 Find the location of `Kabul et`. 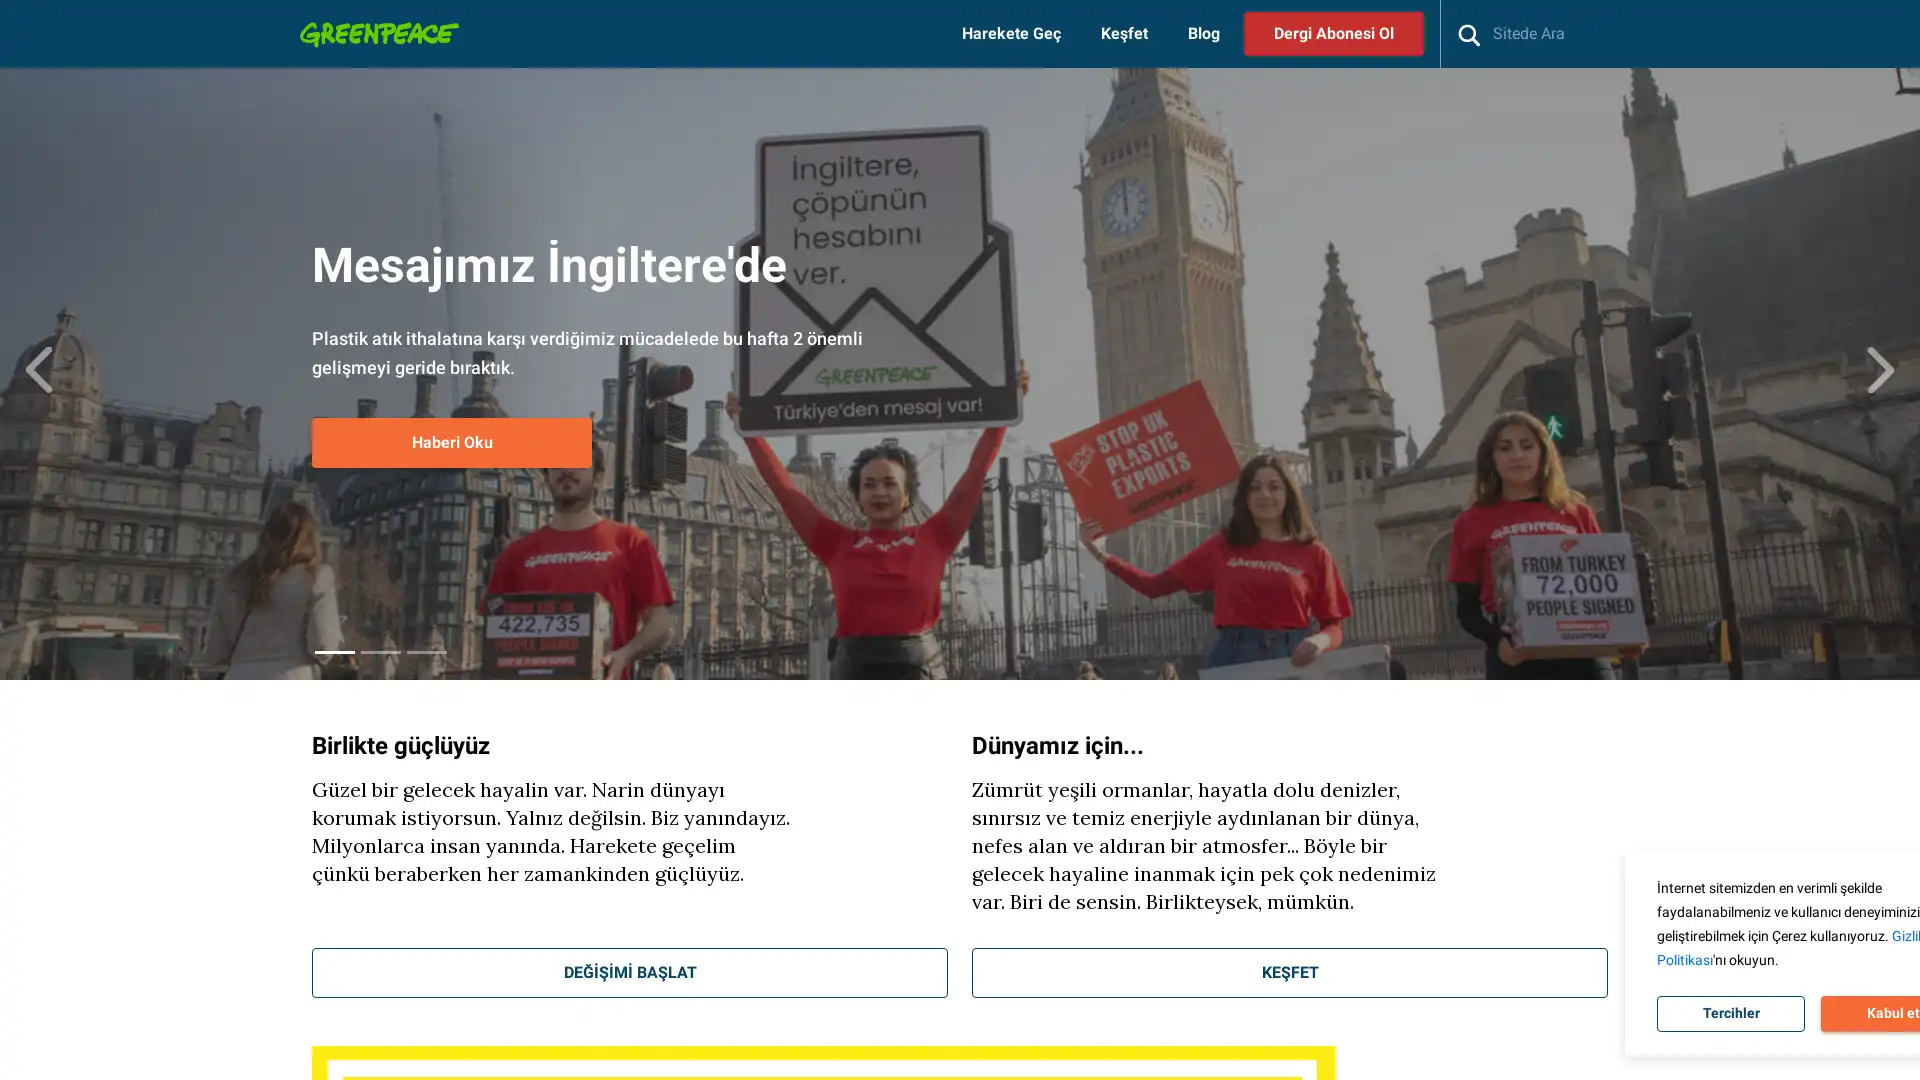

Kabul et is located at coordinates (1791, 1014).